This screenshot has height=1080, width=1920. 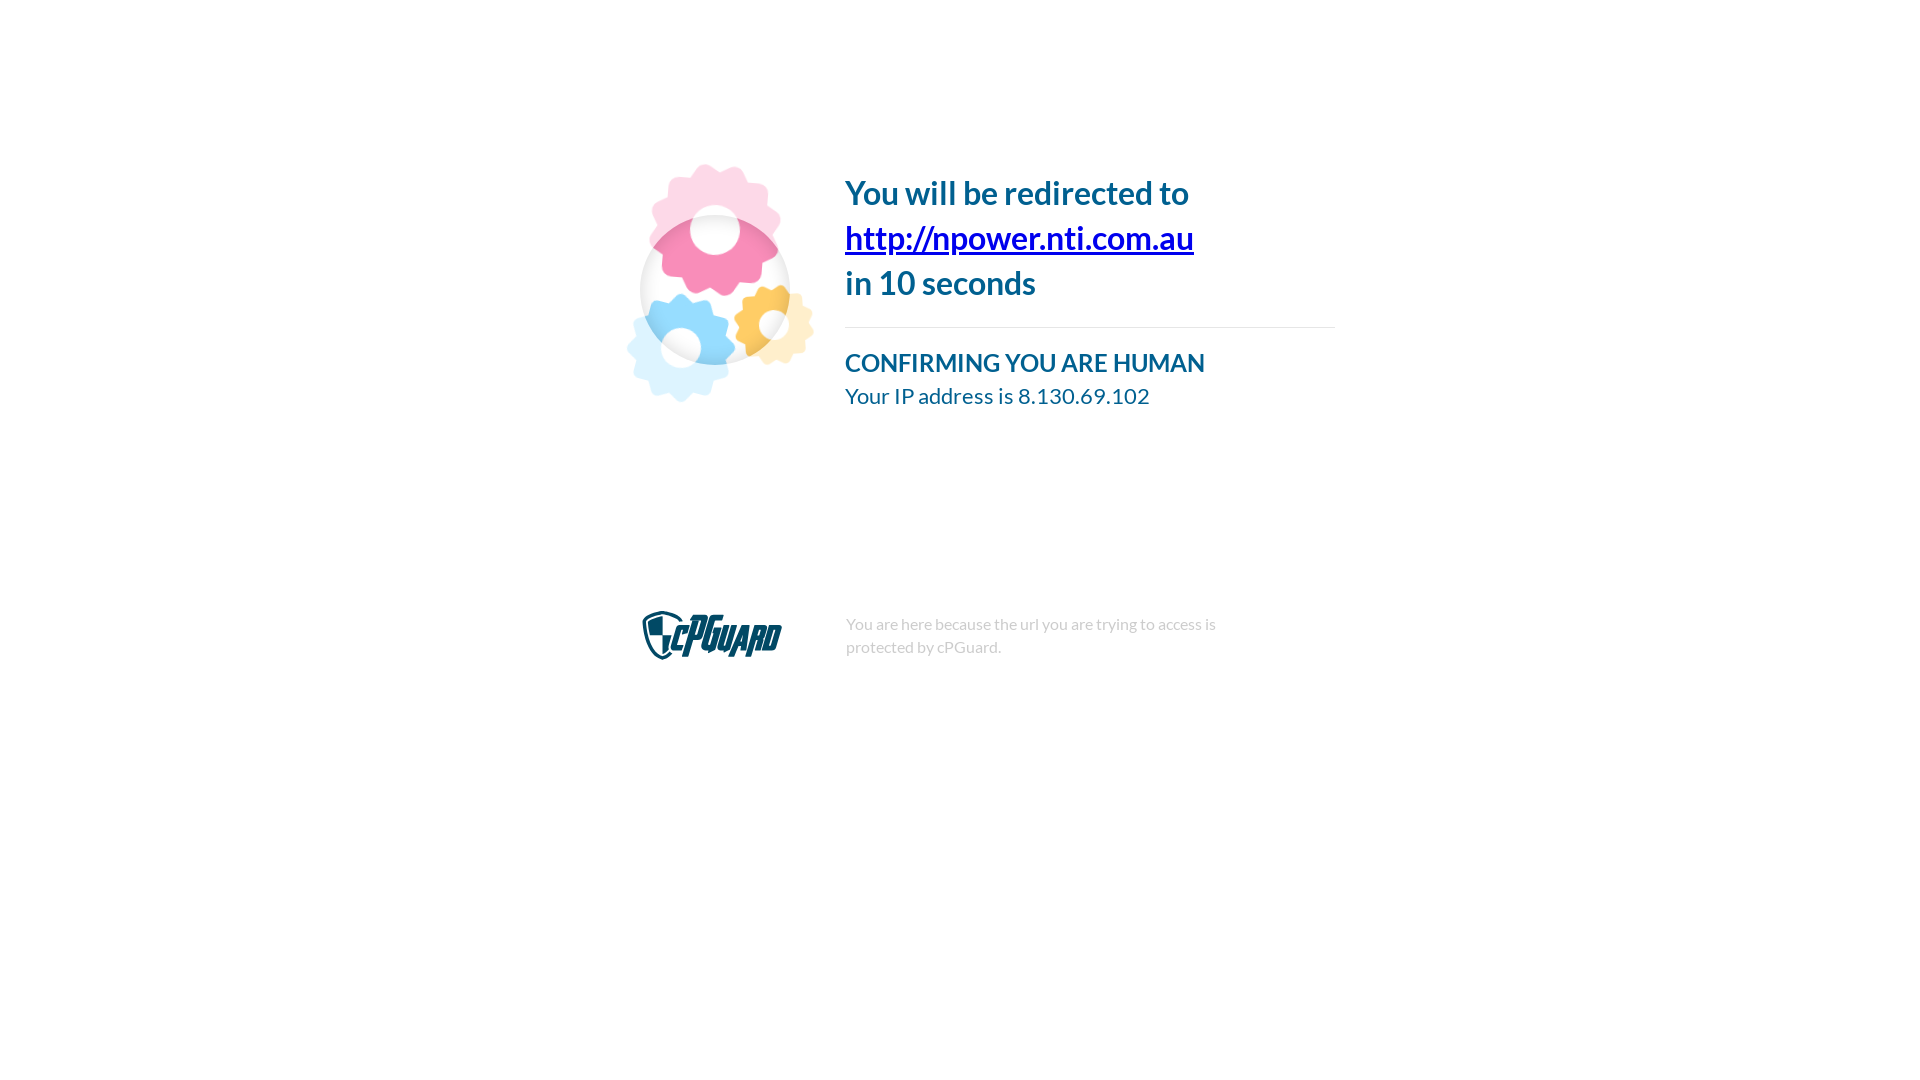 I want to click on 'http://npower.nti.com.au', so click(x=1019, y=236).